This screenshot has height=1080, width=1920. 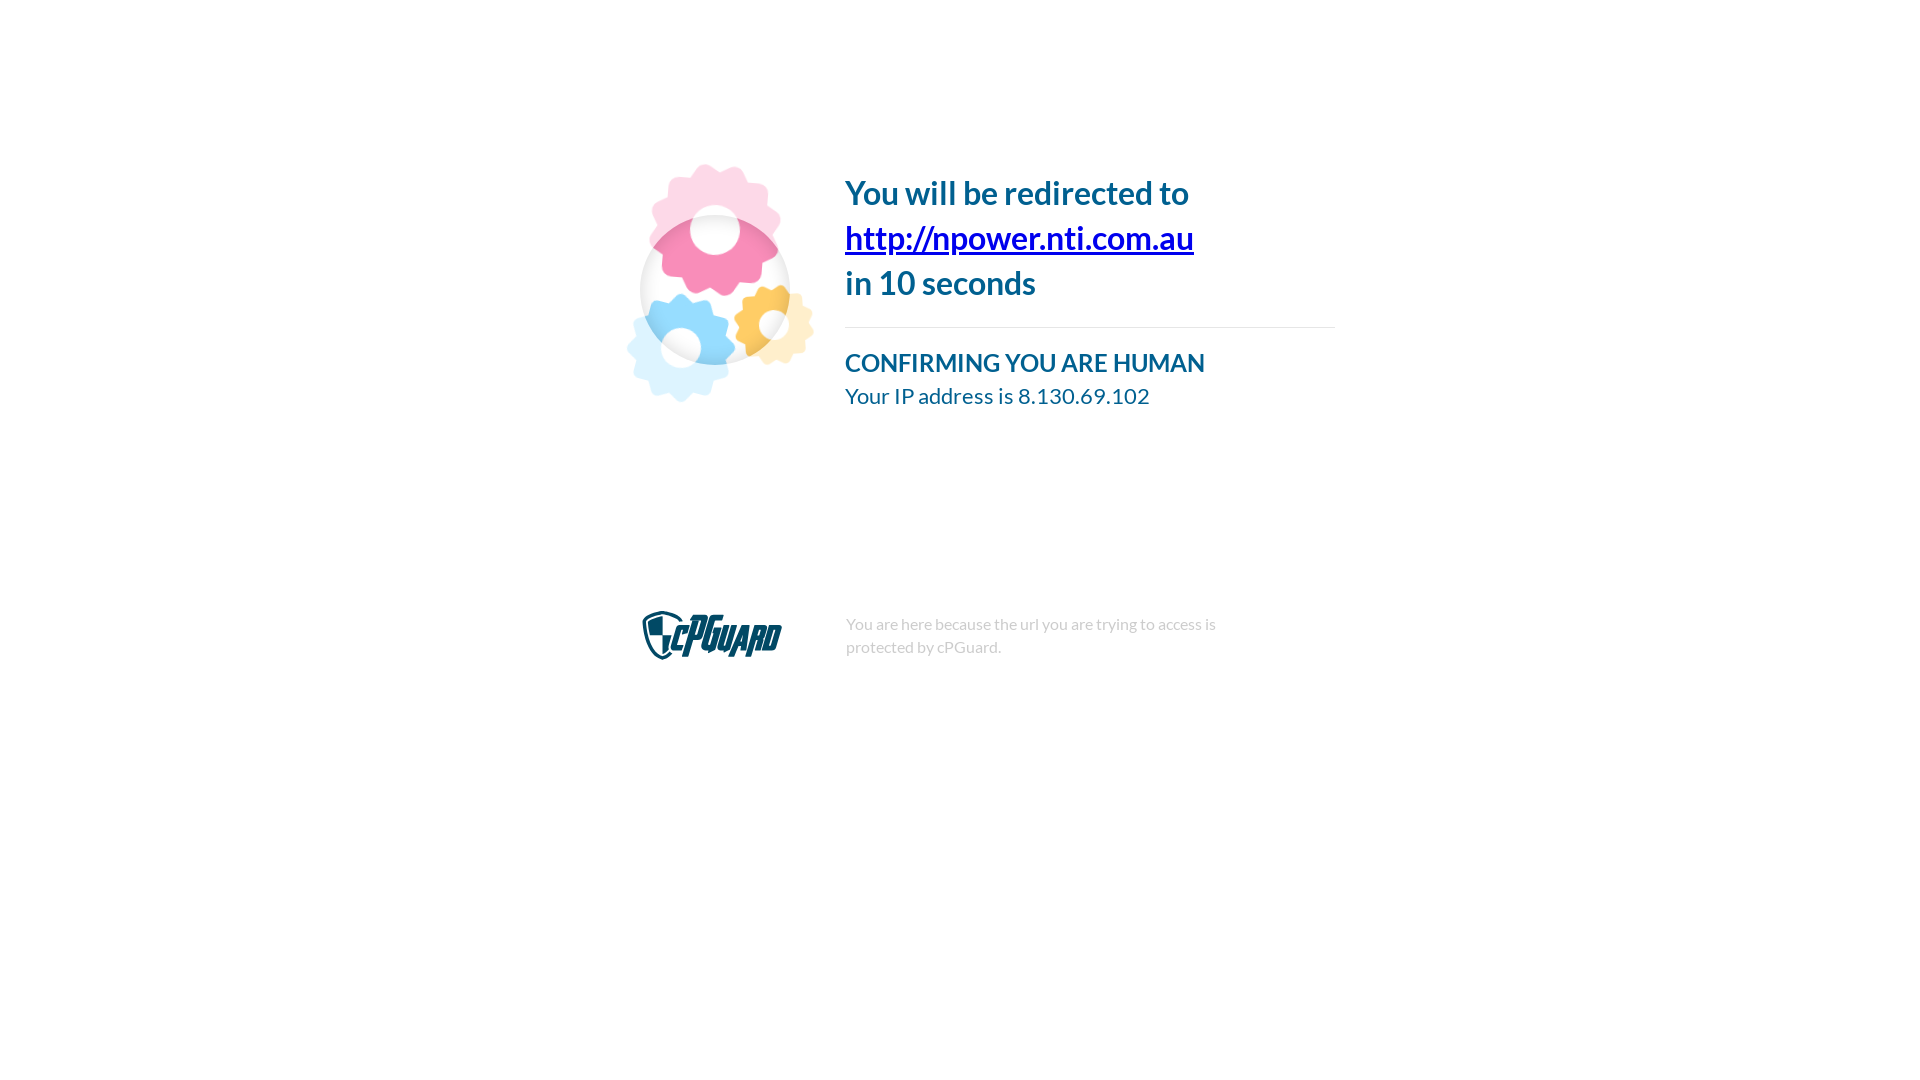 I want to click on 'http://npower.nti.com.au', so click(x=1019, y=236).